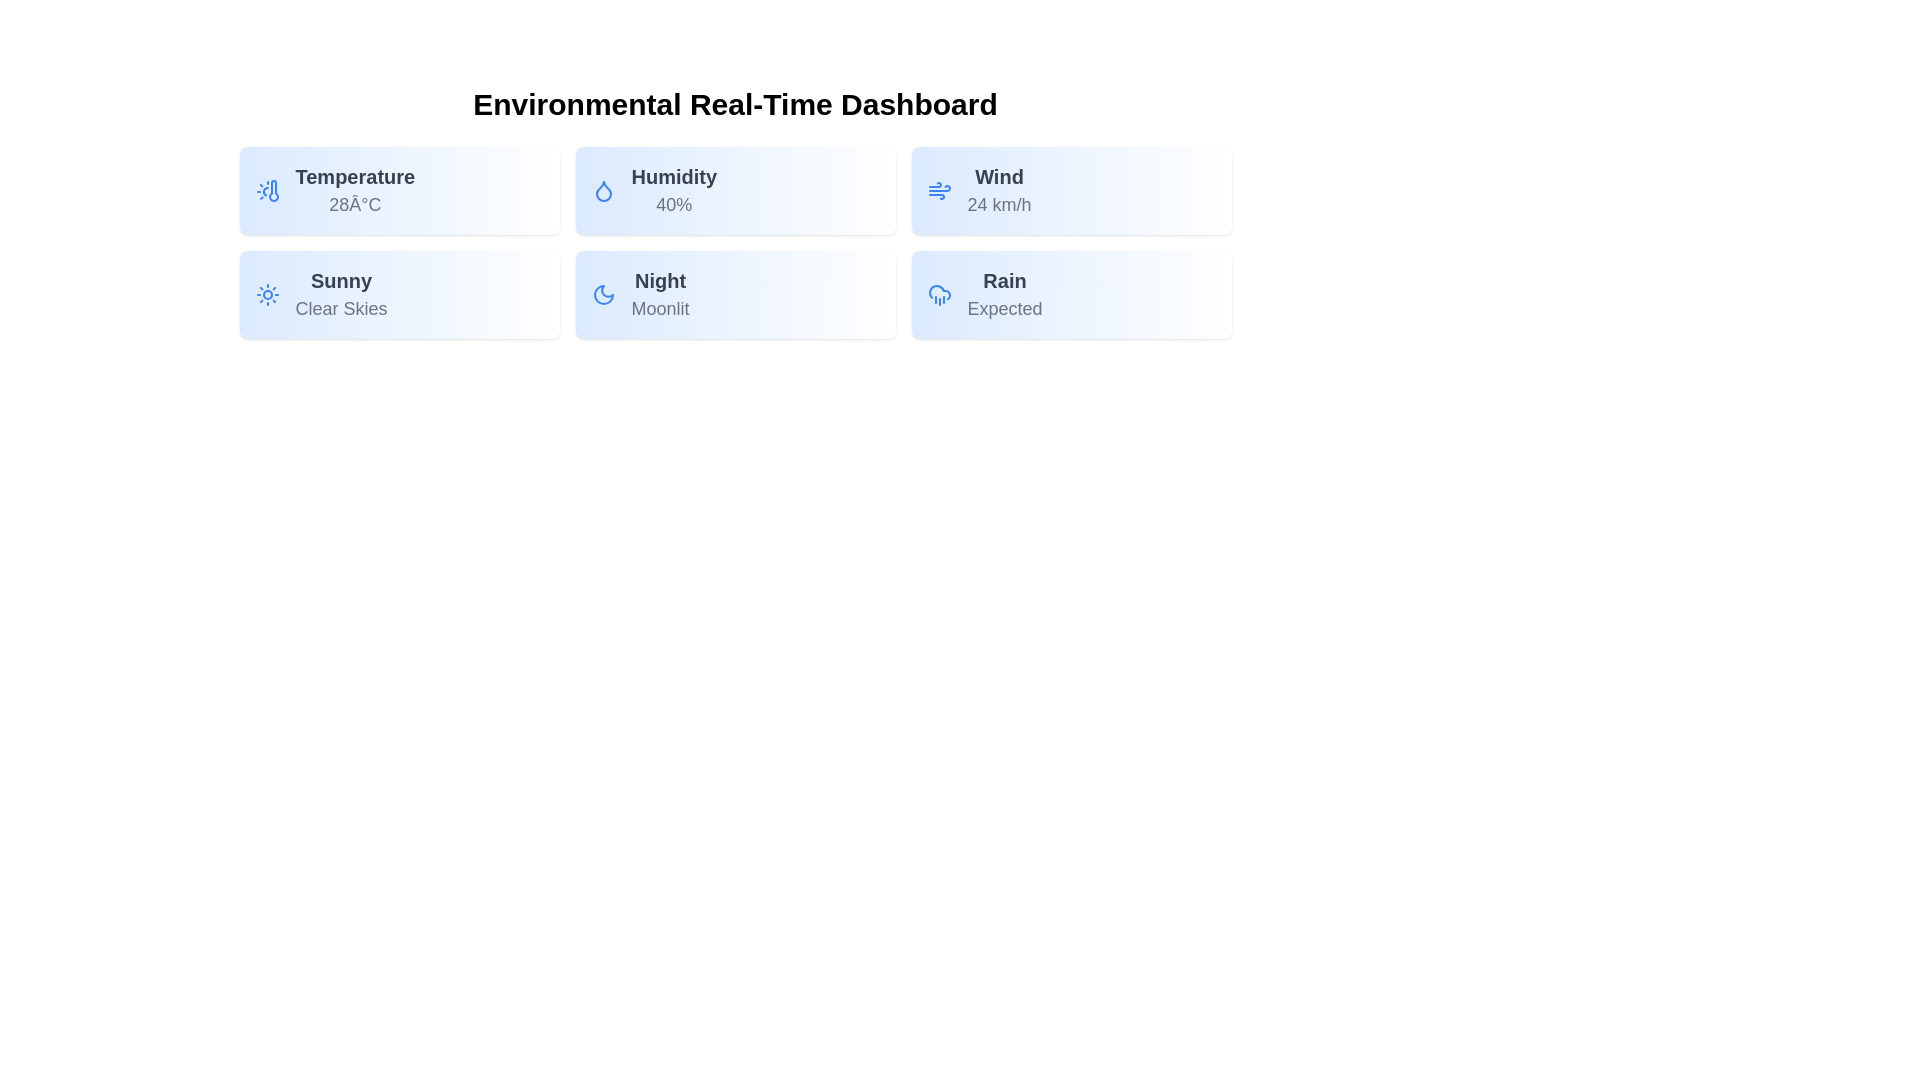 The image size is (1920, 1080). I want to click on the cloud icon with rain drops beneath it, which is prominently displayed in bold blue color within the 'Rain Expected' widget, located centrally above the text 'Rain Expected' in the lower right corner of the dashboard interface, so click(938, 294).